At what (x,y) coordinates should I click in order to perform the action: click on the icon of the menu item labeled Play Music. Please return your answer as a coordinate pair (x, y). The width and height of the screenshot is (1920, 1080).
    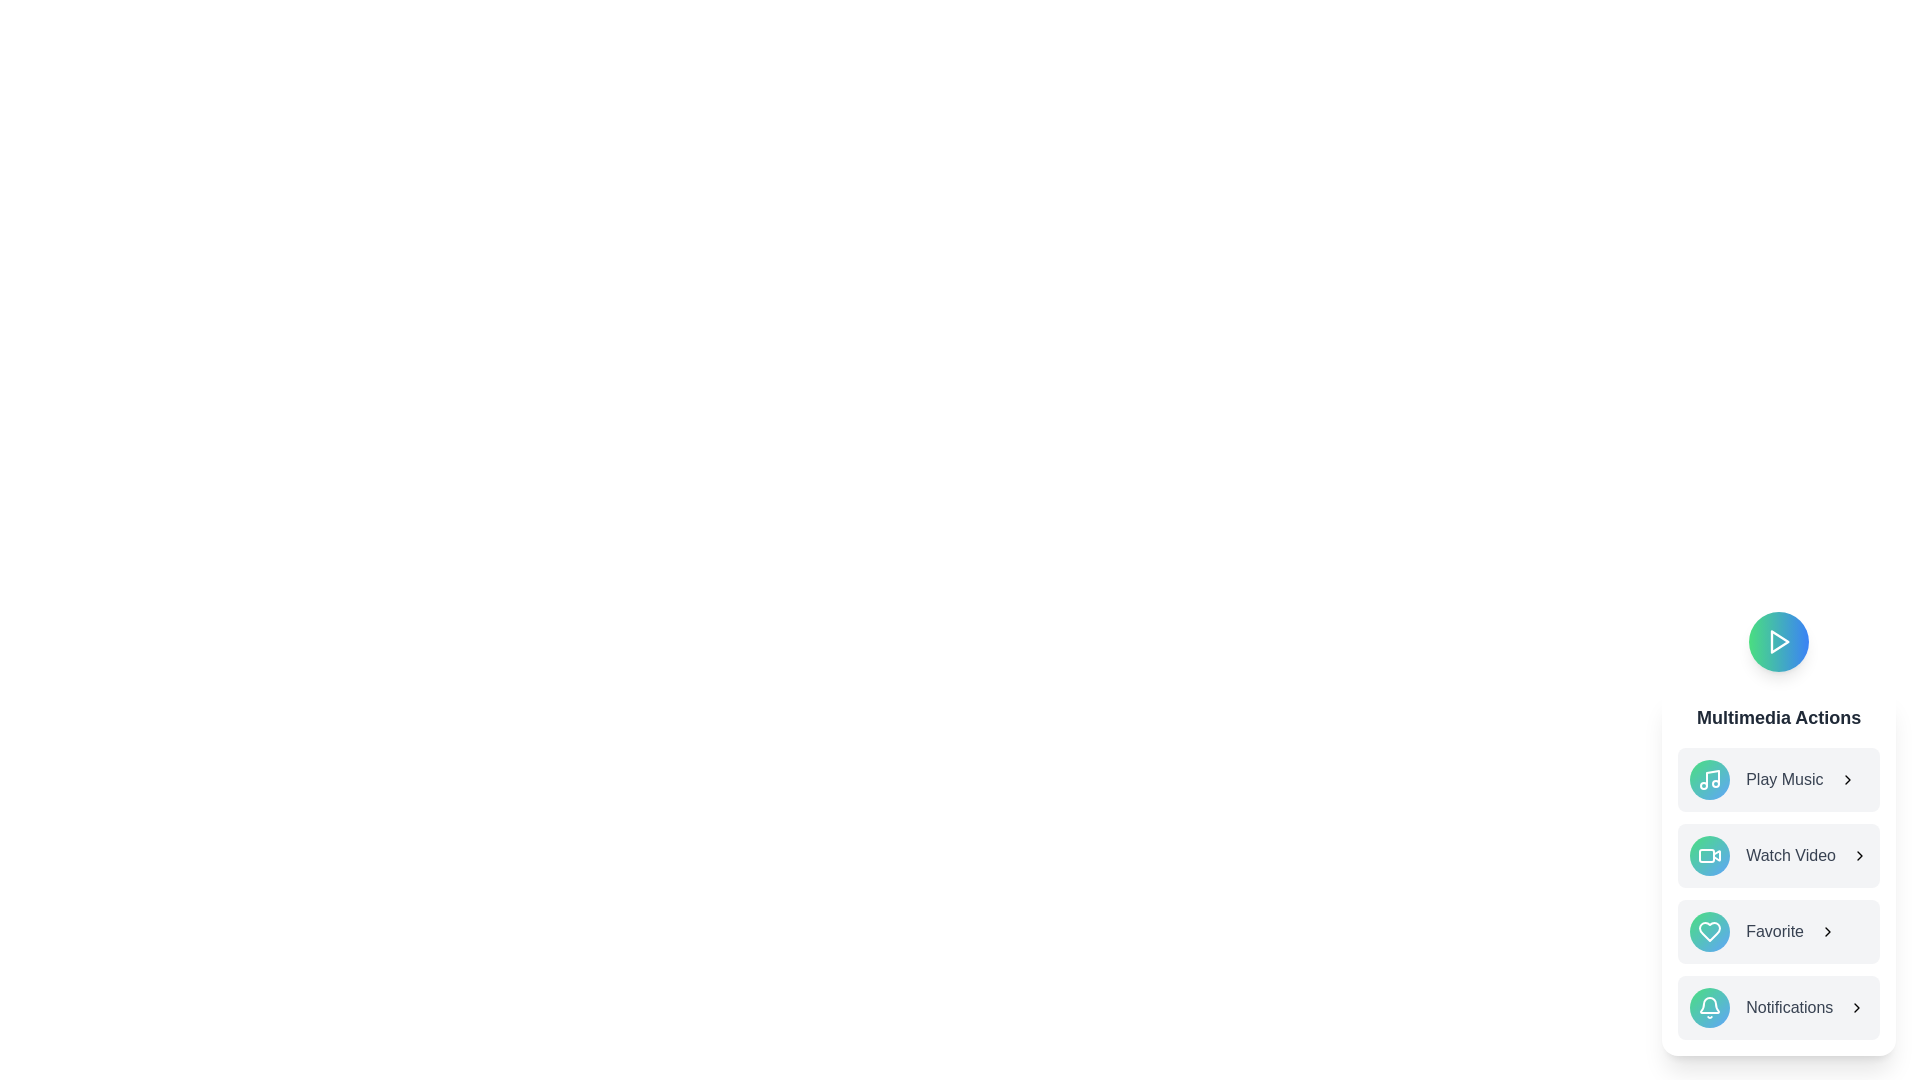
    Looking at the image, I should click on (1709, 778).